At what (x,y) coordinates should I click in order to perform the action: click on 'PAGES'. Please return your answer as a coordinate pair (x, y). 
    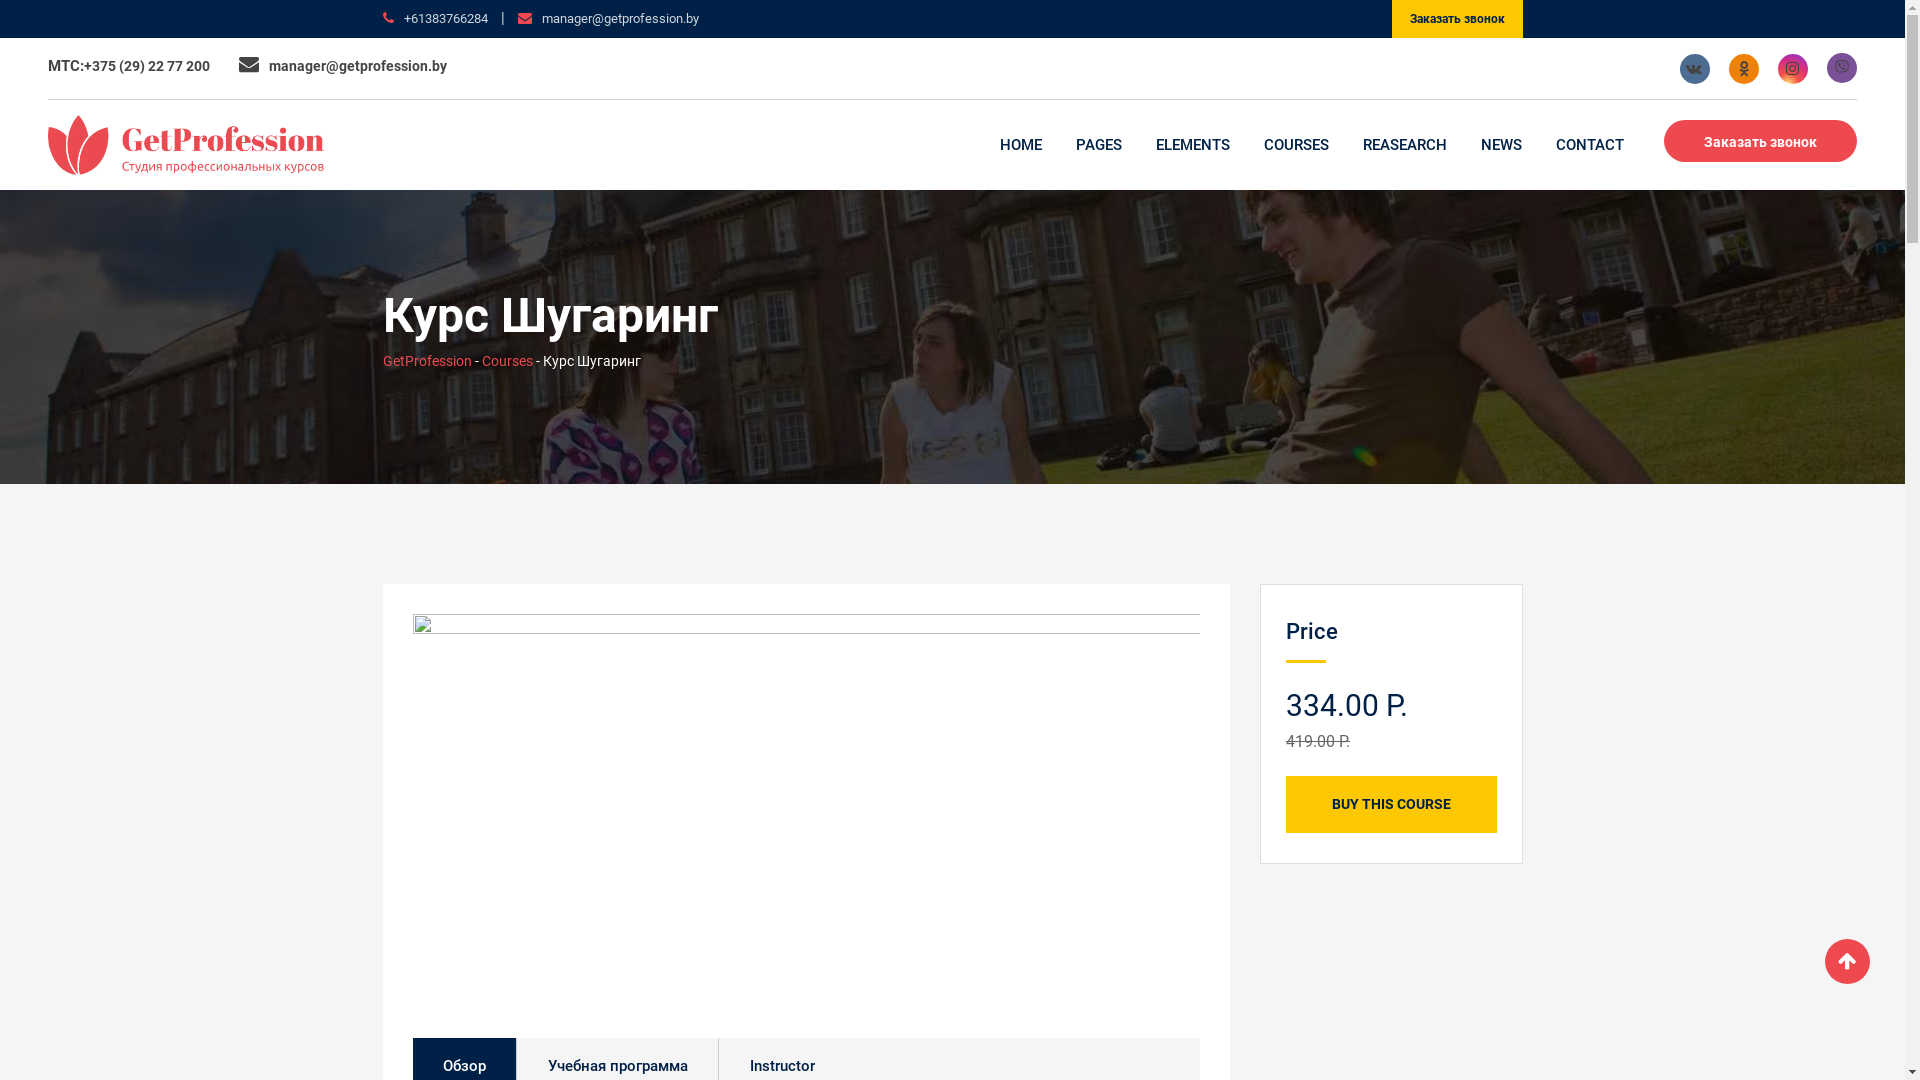
    Looking at the image, I should click on (1098, 144).